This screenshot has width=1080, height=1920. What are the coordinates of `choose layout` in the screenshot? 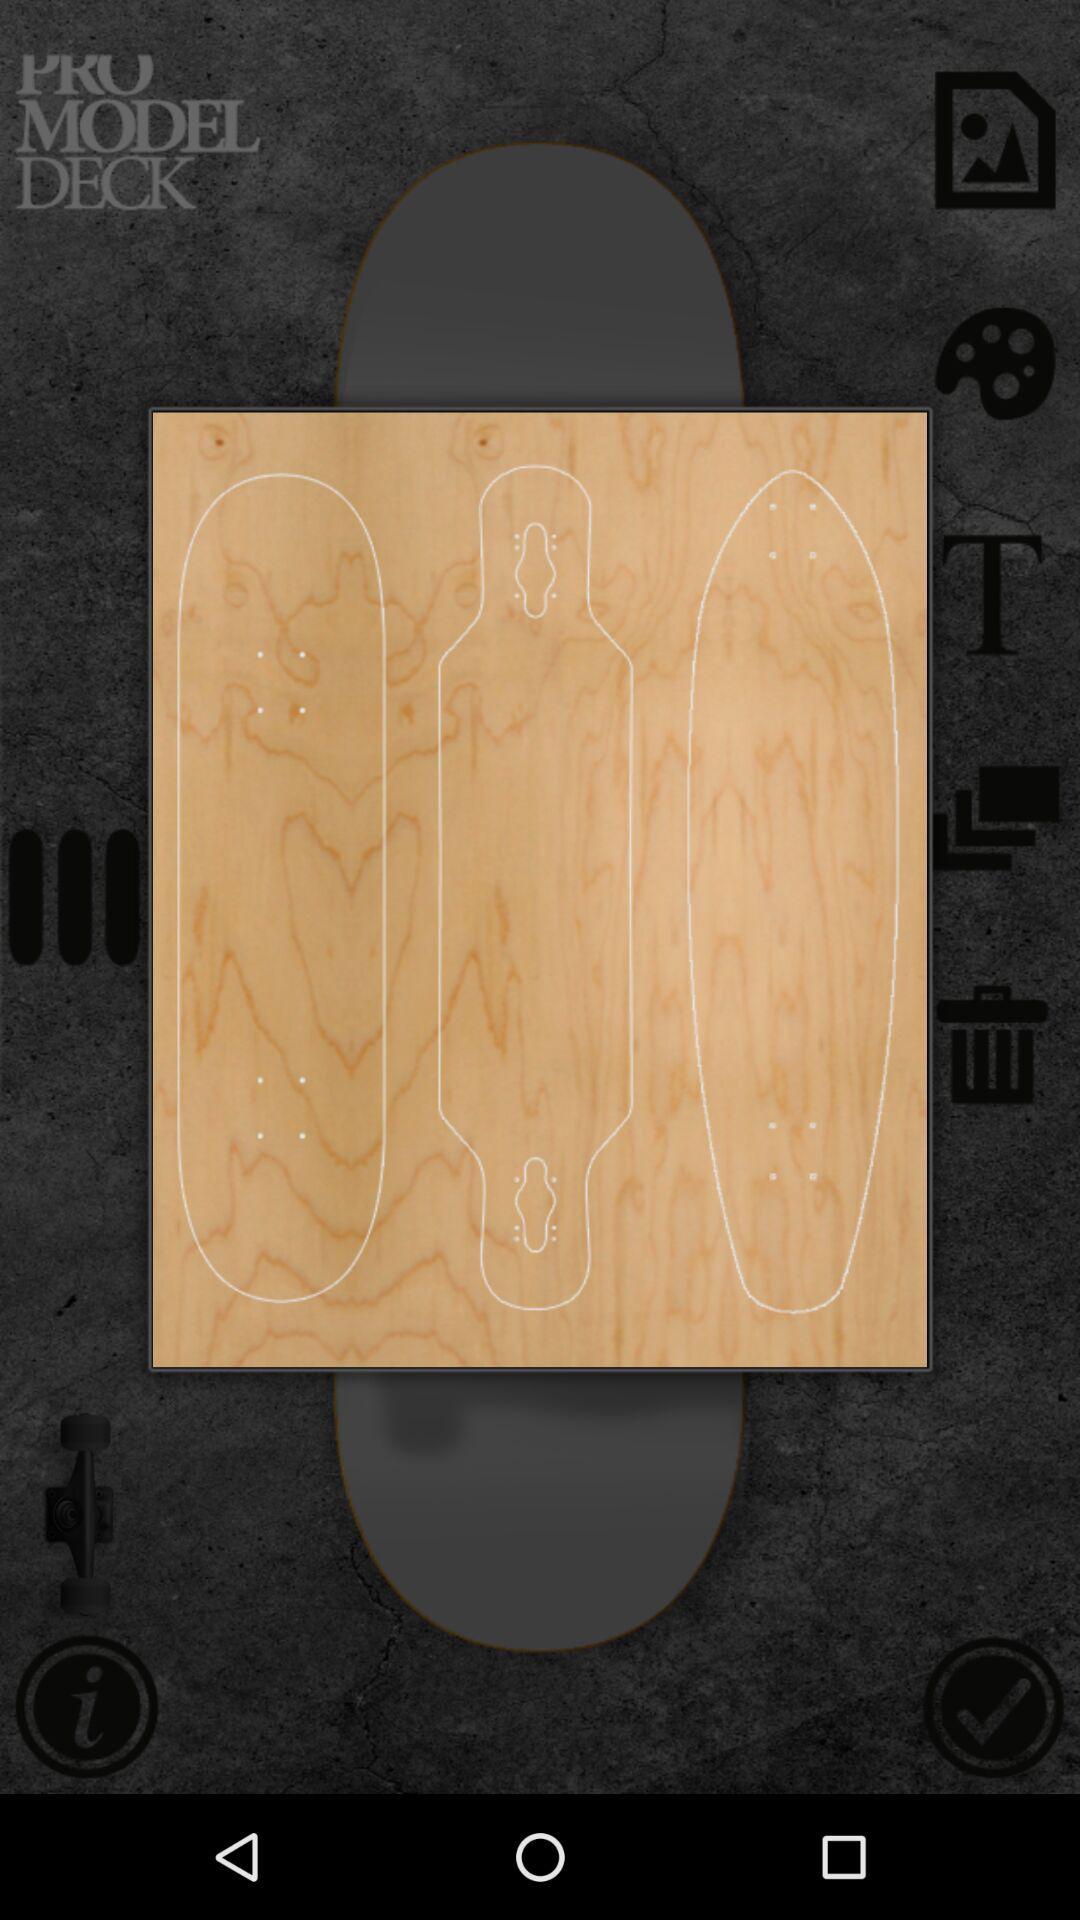 It's located at (791, 888).